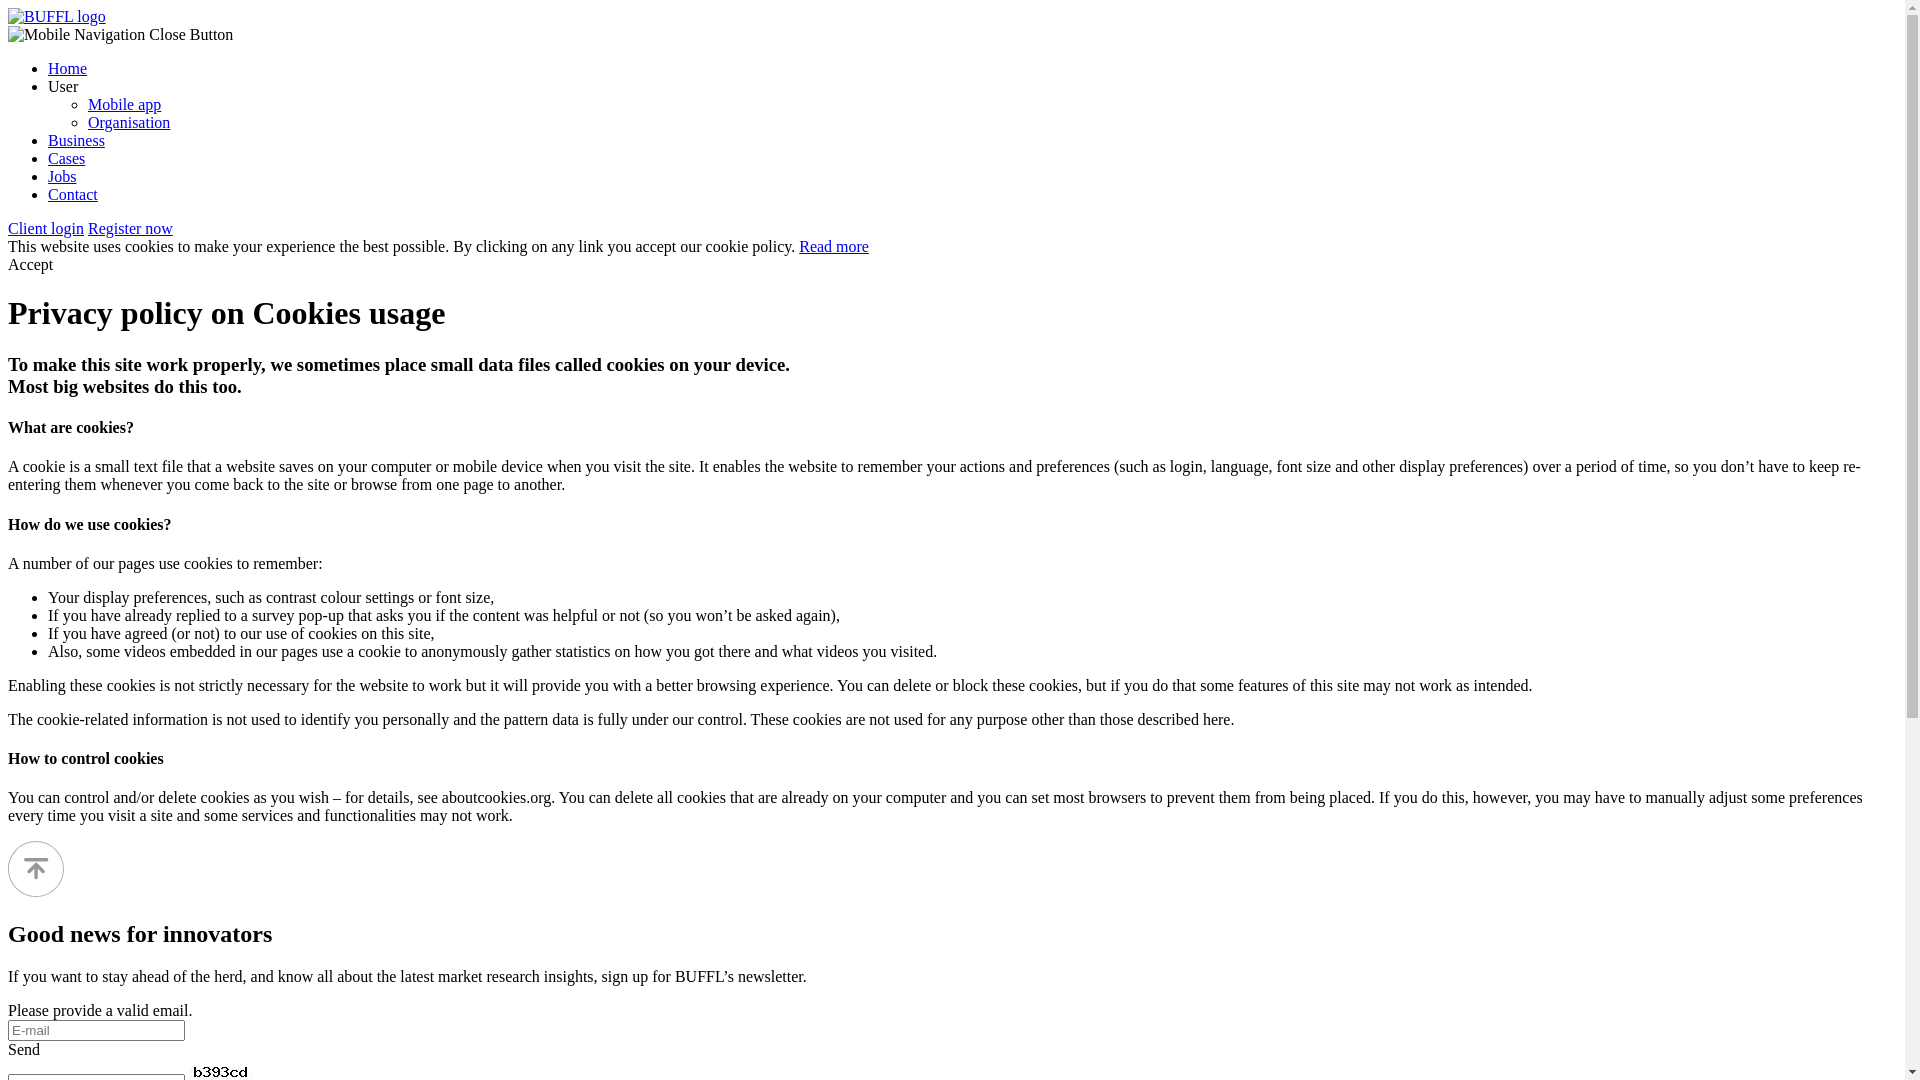 This screenshot has width=1920, height=1080. Describe the element at coordinates (128, 122) in the screenshot. I see `'Organisation'` at that location.